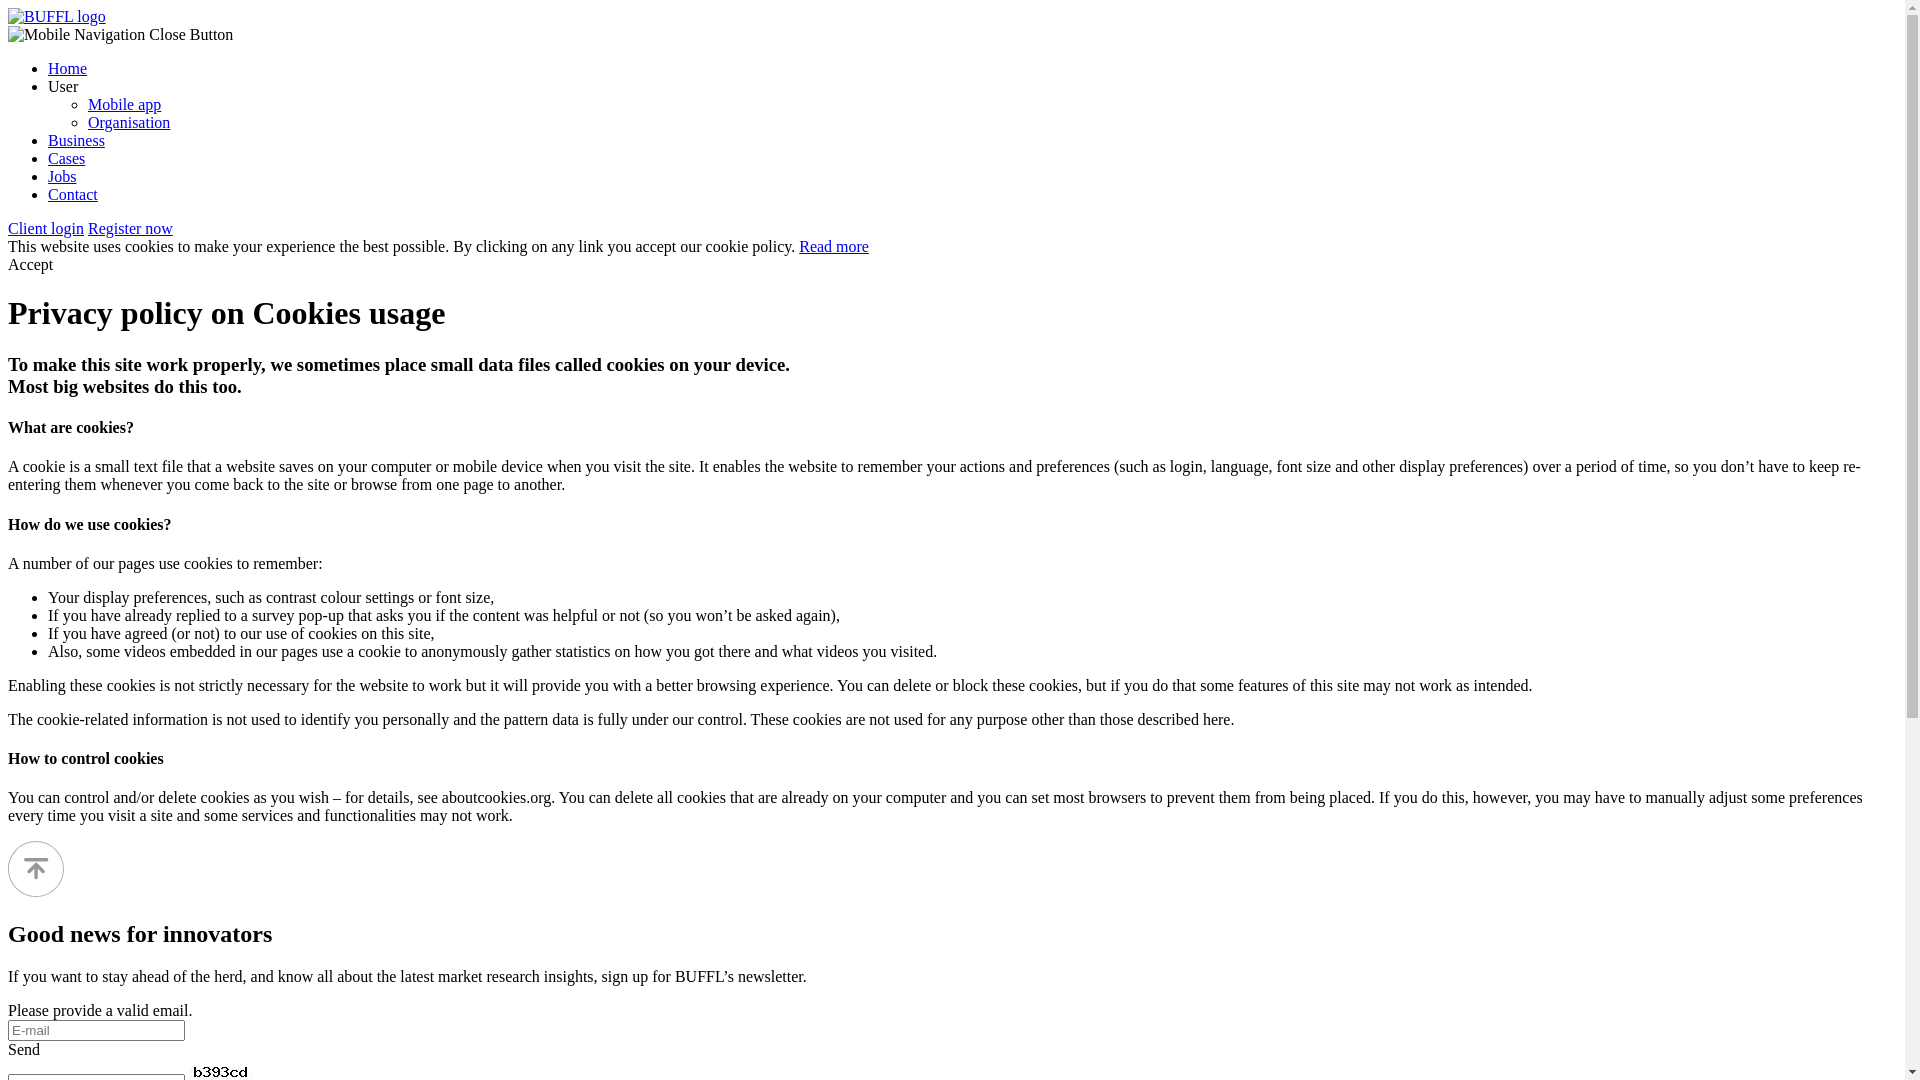 This screenshot has width=1920, height=1080. Describe the element at coordinates (128, 122) in the screenshot. I see `'Organisation'` at that location.